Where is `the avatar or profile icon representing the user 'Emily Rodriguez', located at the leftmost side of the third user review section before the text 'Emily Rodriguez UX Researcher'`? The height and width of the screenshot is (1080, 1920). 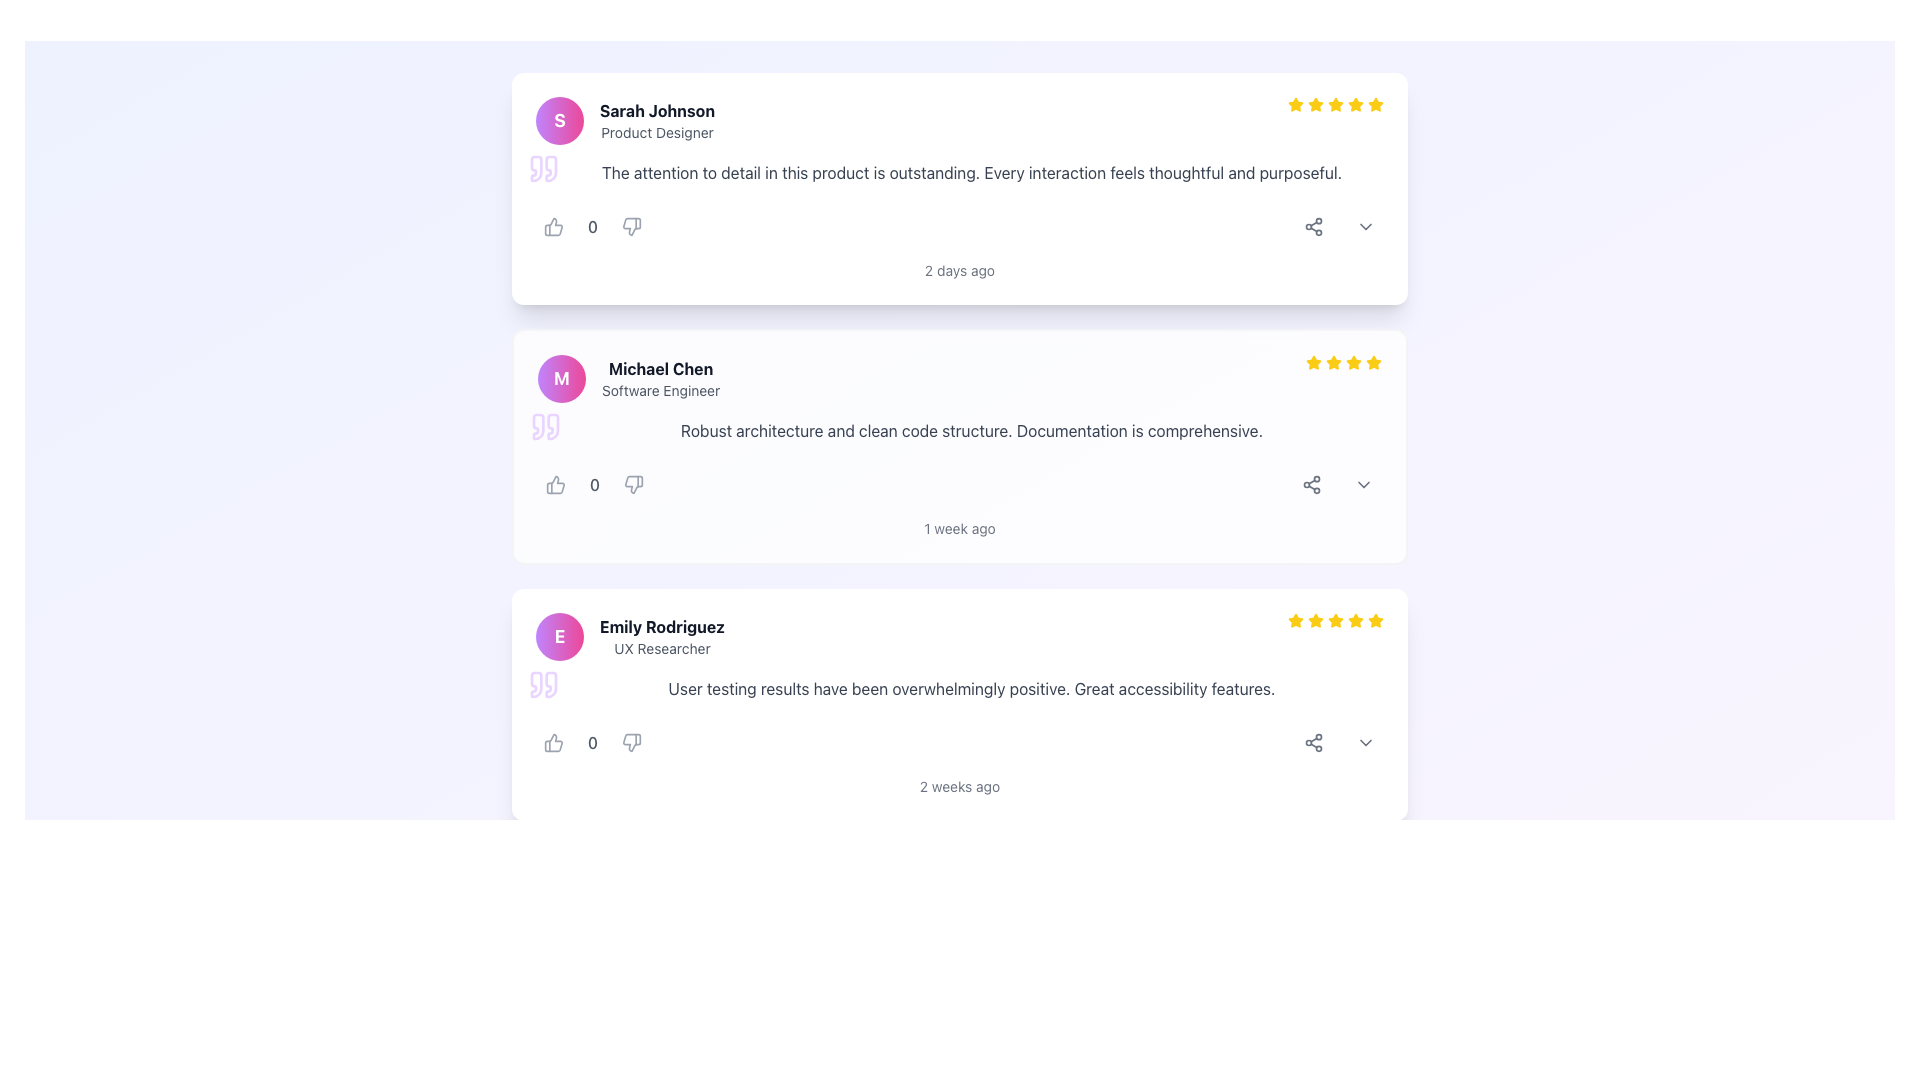 the avatar or profile icon representing the user 'Emily Rodriguez', located at the leftmost side of the third user review section before the text 'Emily Rodriguez UX Researcher' is located at coordinates (560, 636).